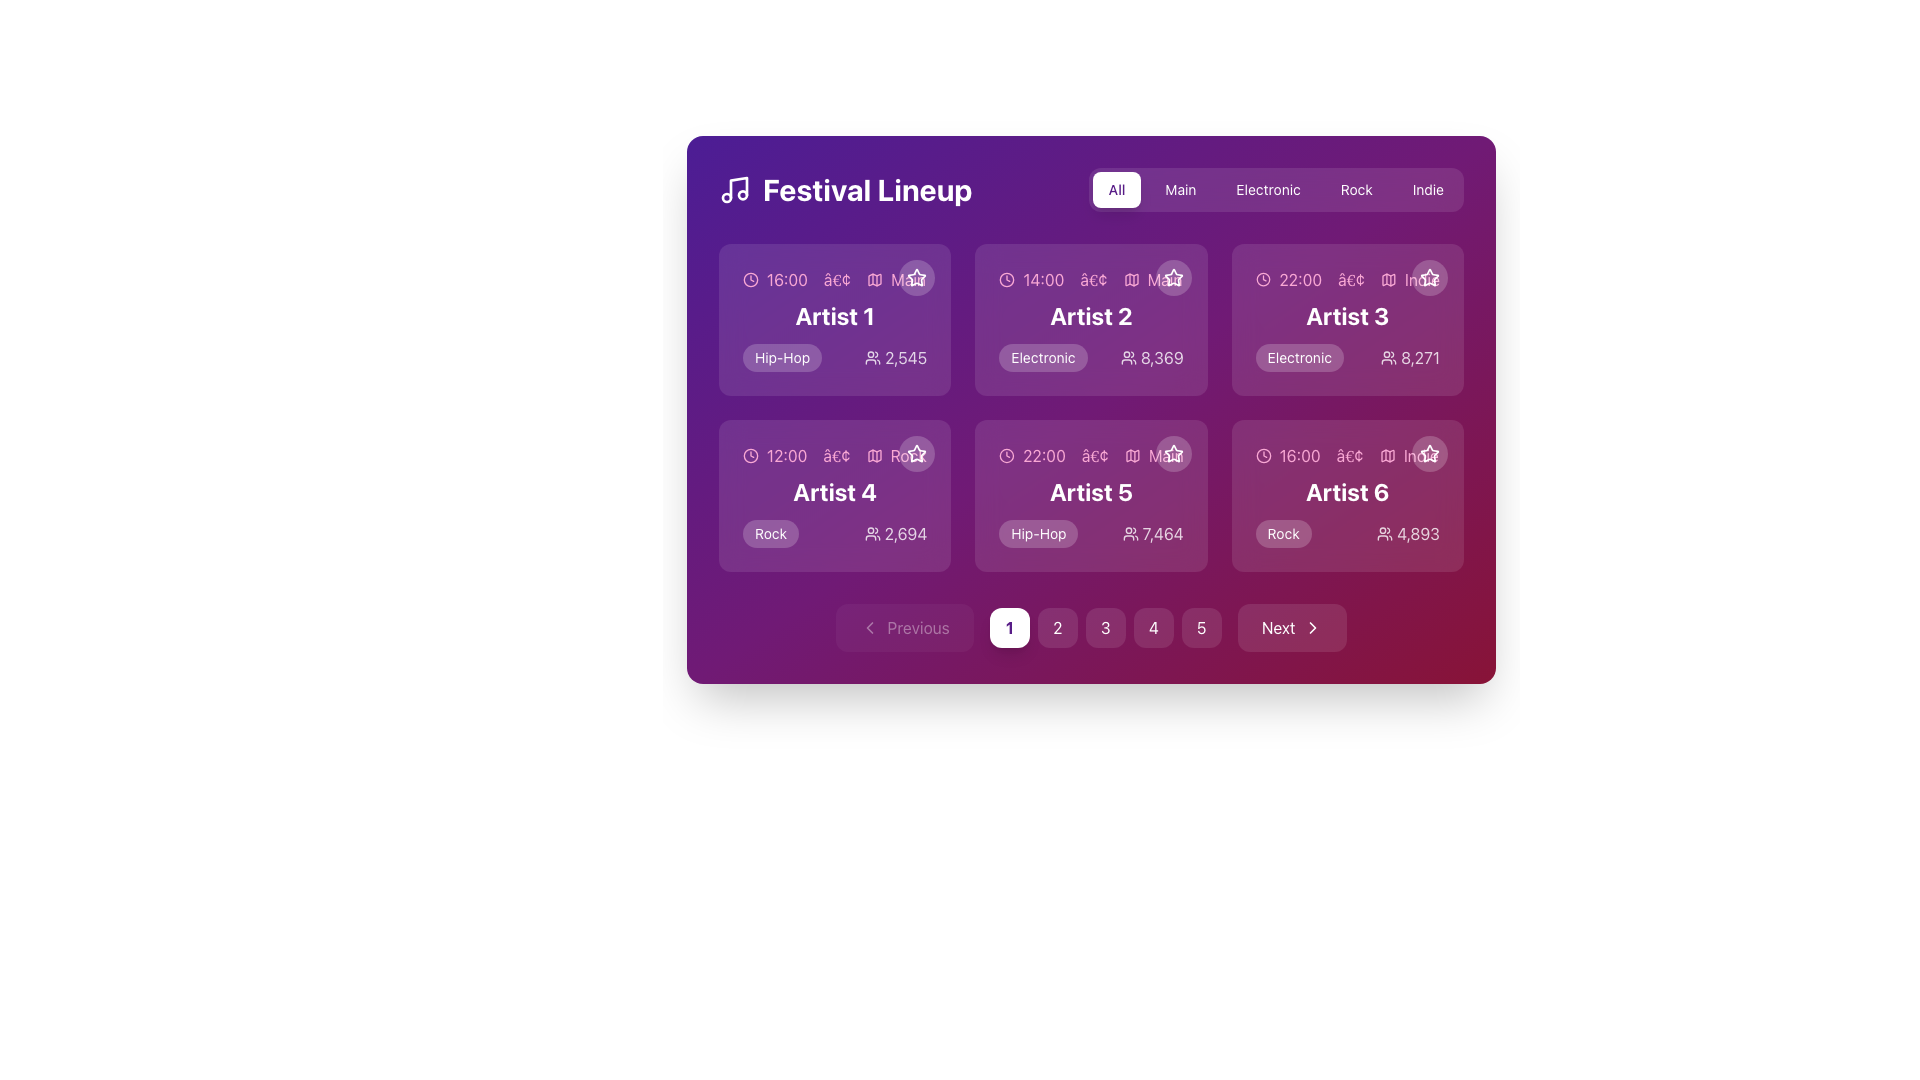  I want to click on the text label displaying the numeric metric '8,271' with a user group icon, located within the card for 'Artist 3' in the grid layout, so click(1409, 357).